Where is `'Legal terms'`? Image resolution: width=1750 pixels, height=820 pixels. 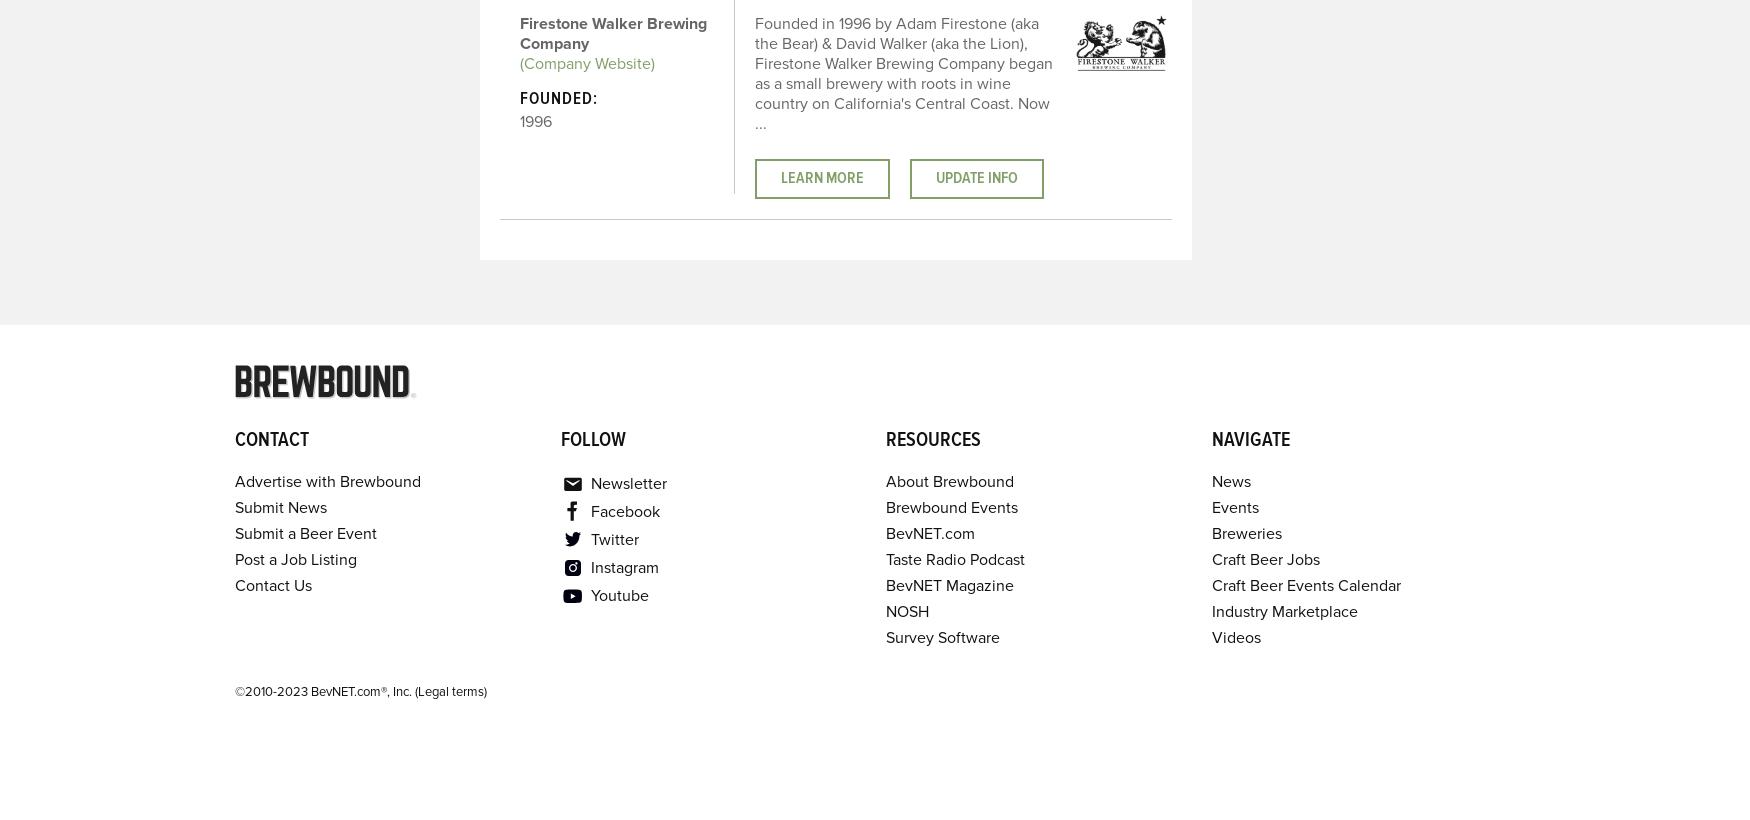
'Legal terms' is located at coordinates (450, 691).